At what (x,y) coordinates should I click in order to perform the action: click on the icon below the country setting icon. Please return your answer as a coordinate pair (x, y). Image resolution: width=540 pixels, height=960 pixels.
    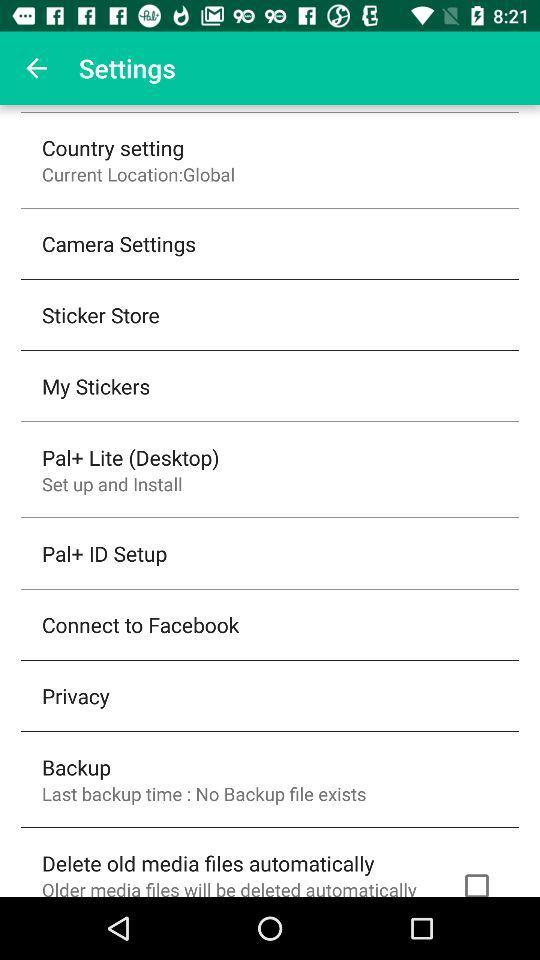
    Looking at the image, I should click on (137, 173).